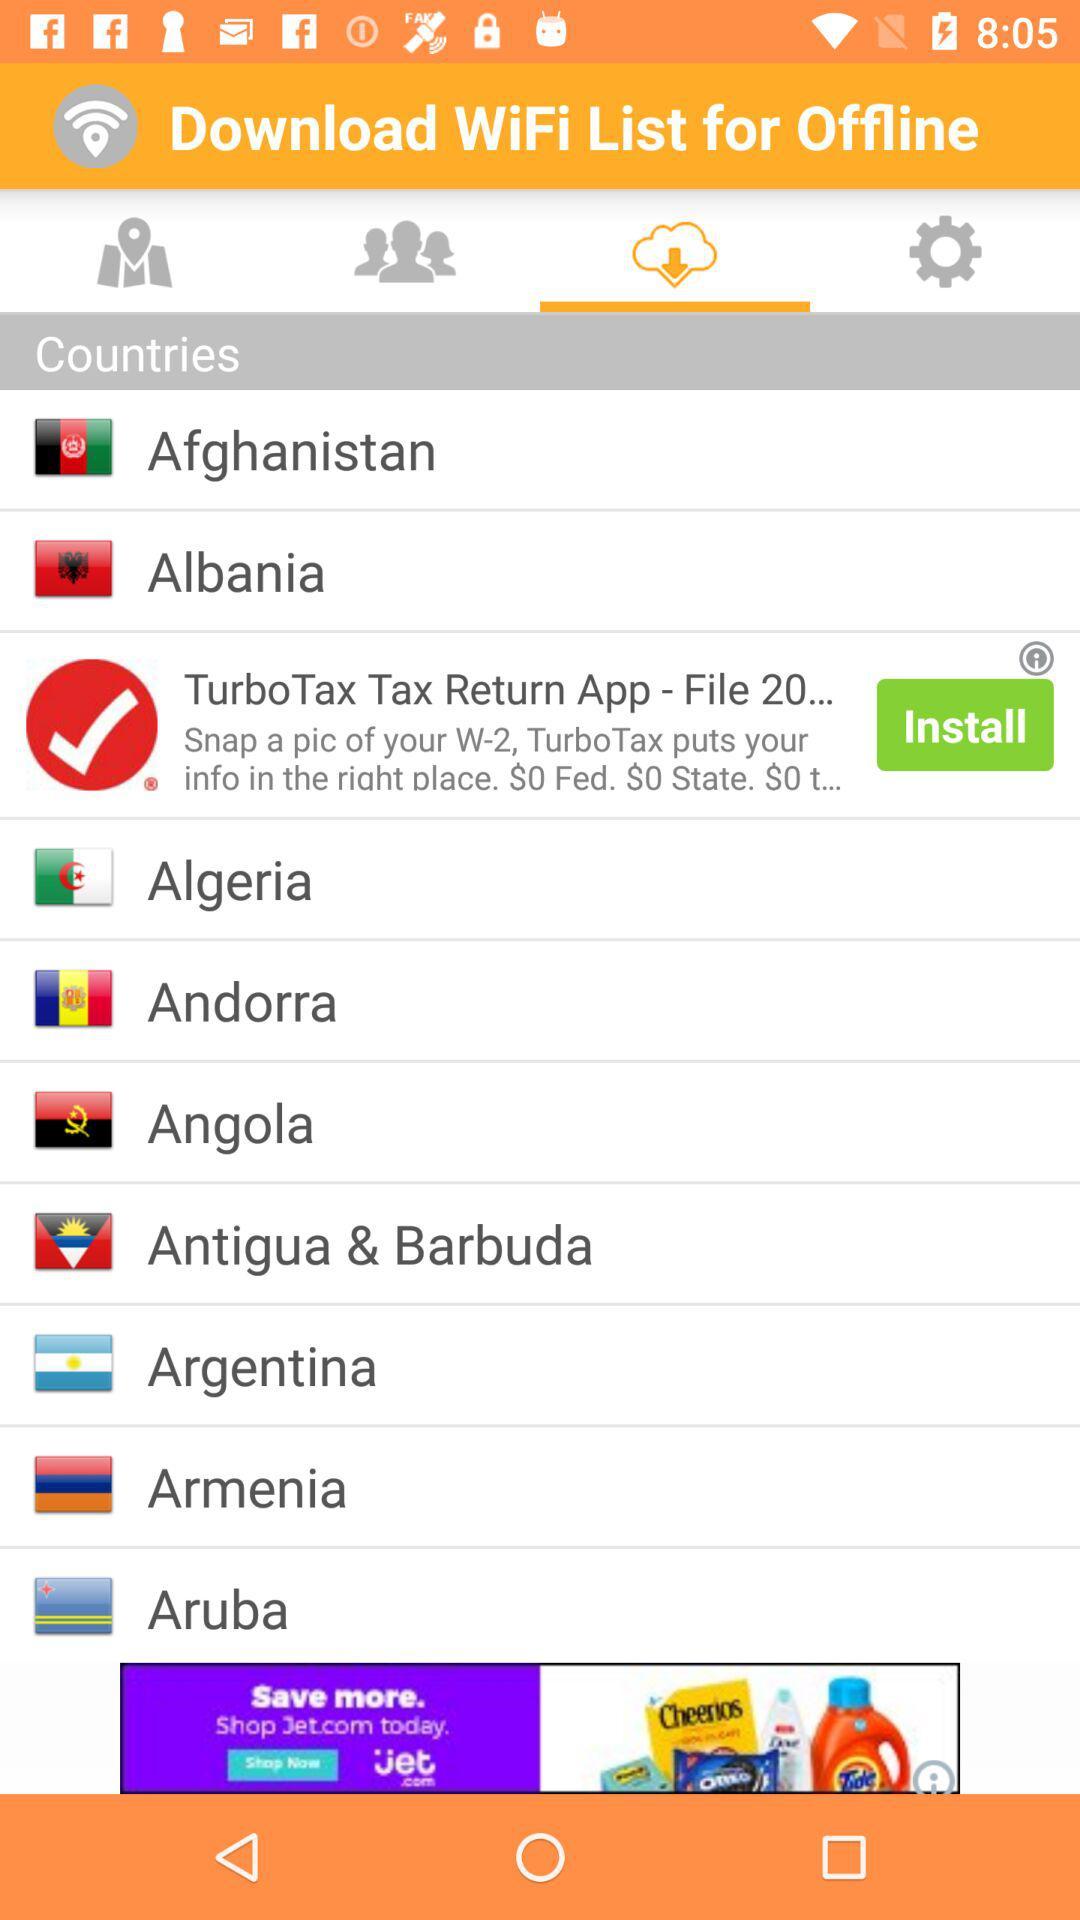 The height and width of the screenshot is (1920, 1080). I want to click on app below armenia item, so click(233, 1607).